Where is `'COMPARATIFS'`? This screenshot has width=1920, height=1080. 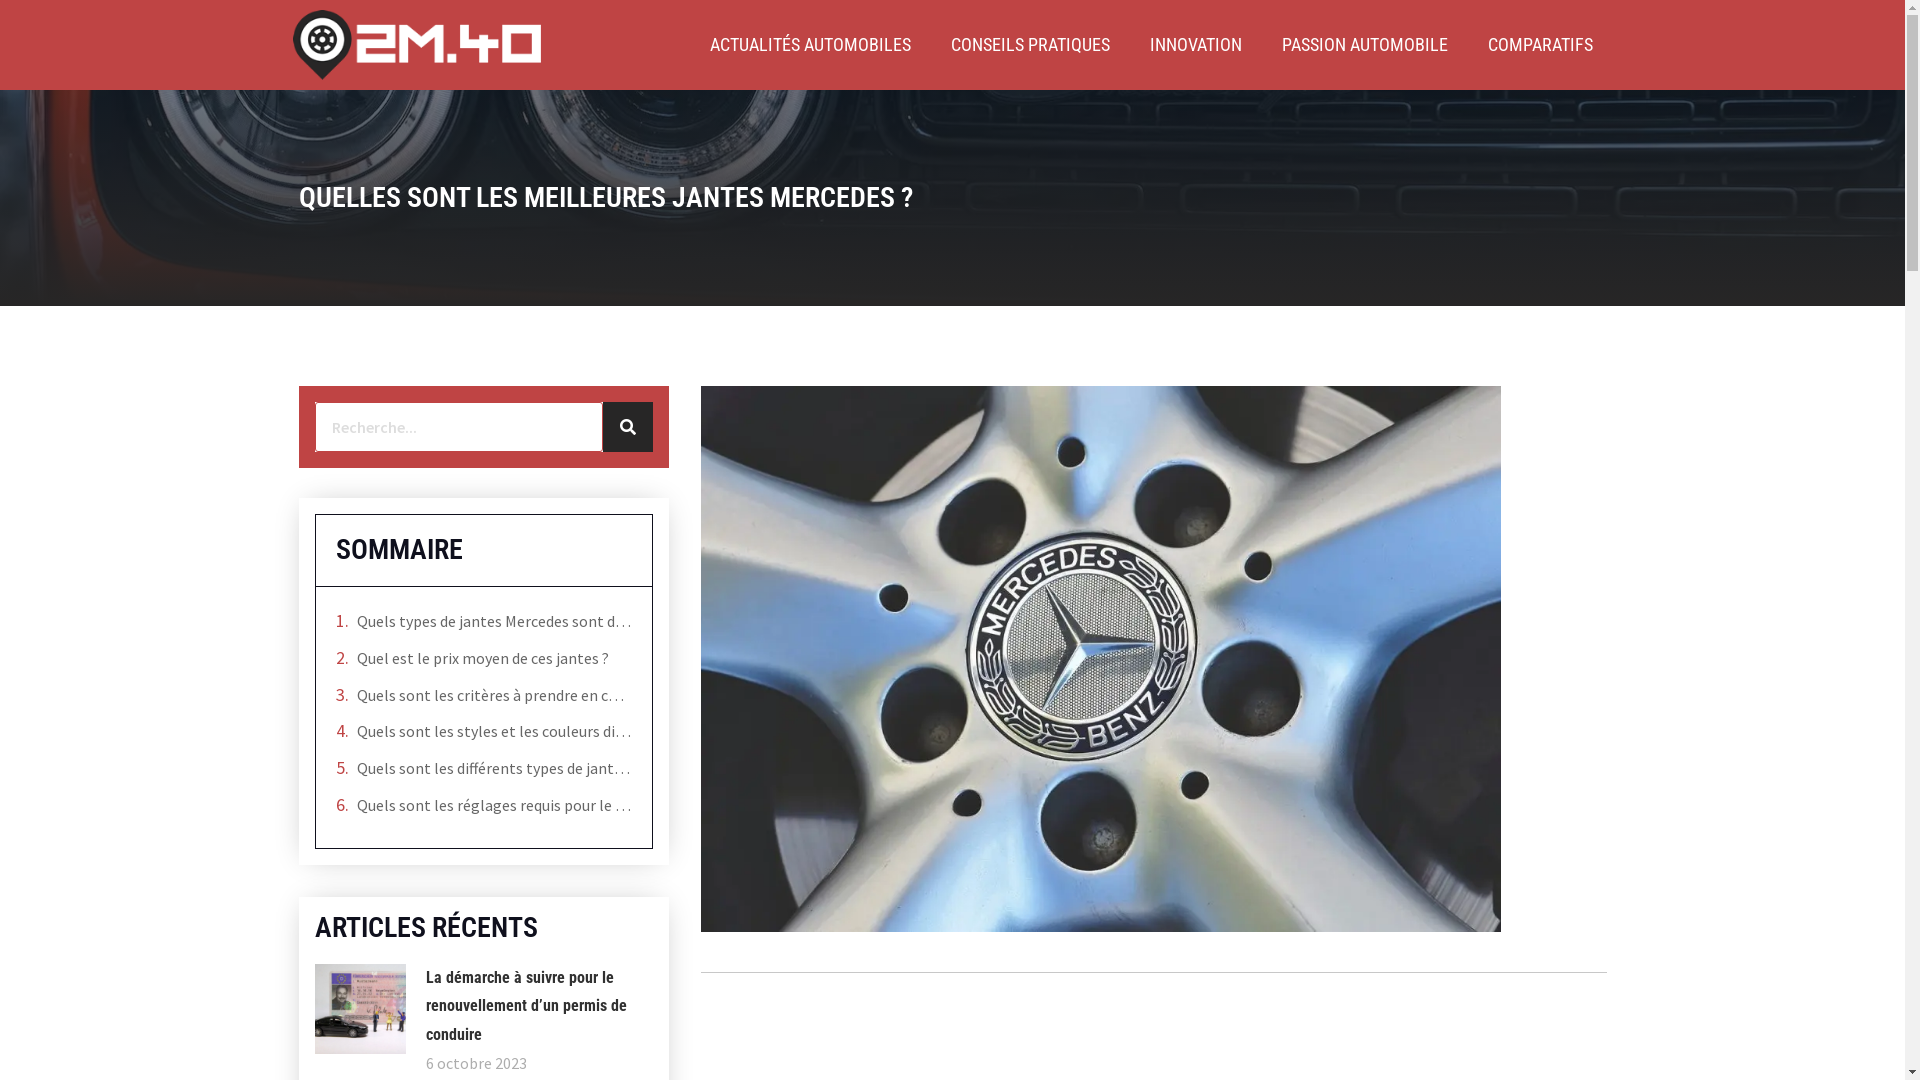 'COMPARATIFS' is located at coordinates (1539, 45).